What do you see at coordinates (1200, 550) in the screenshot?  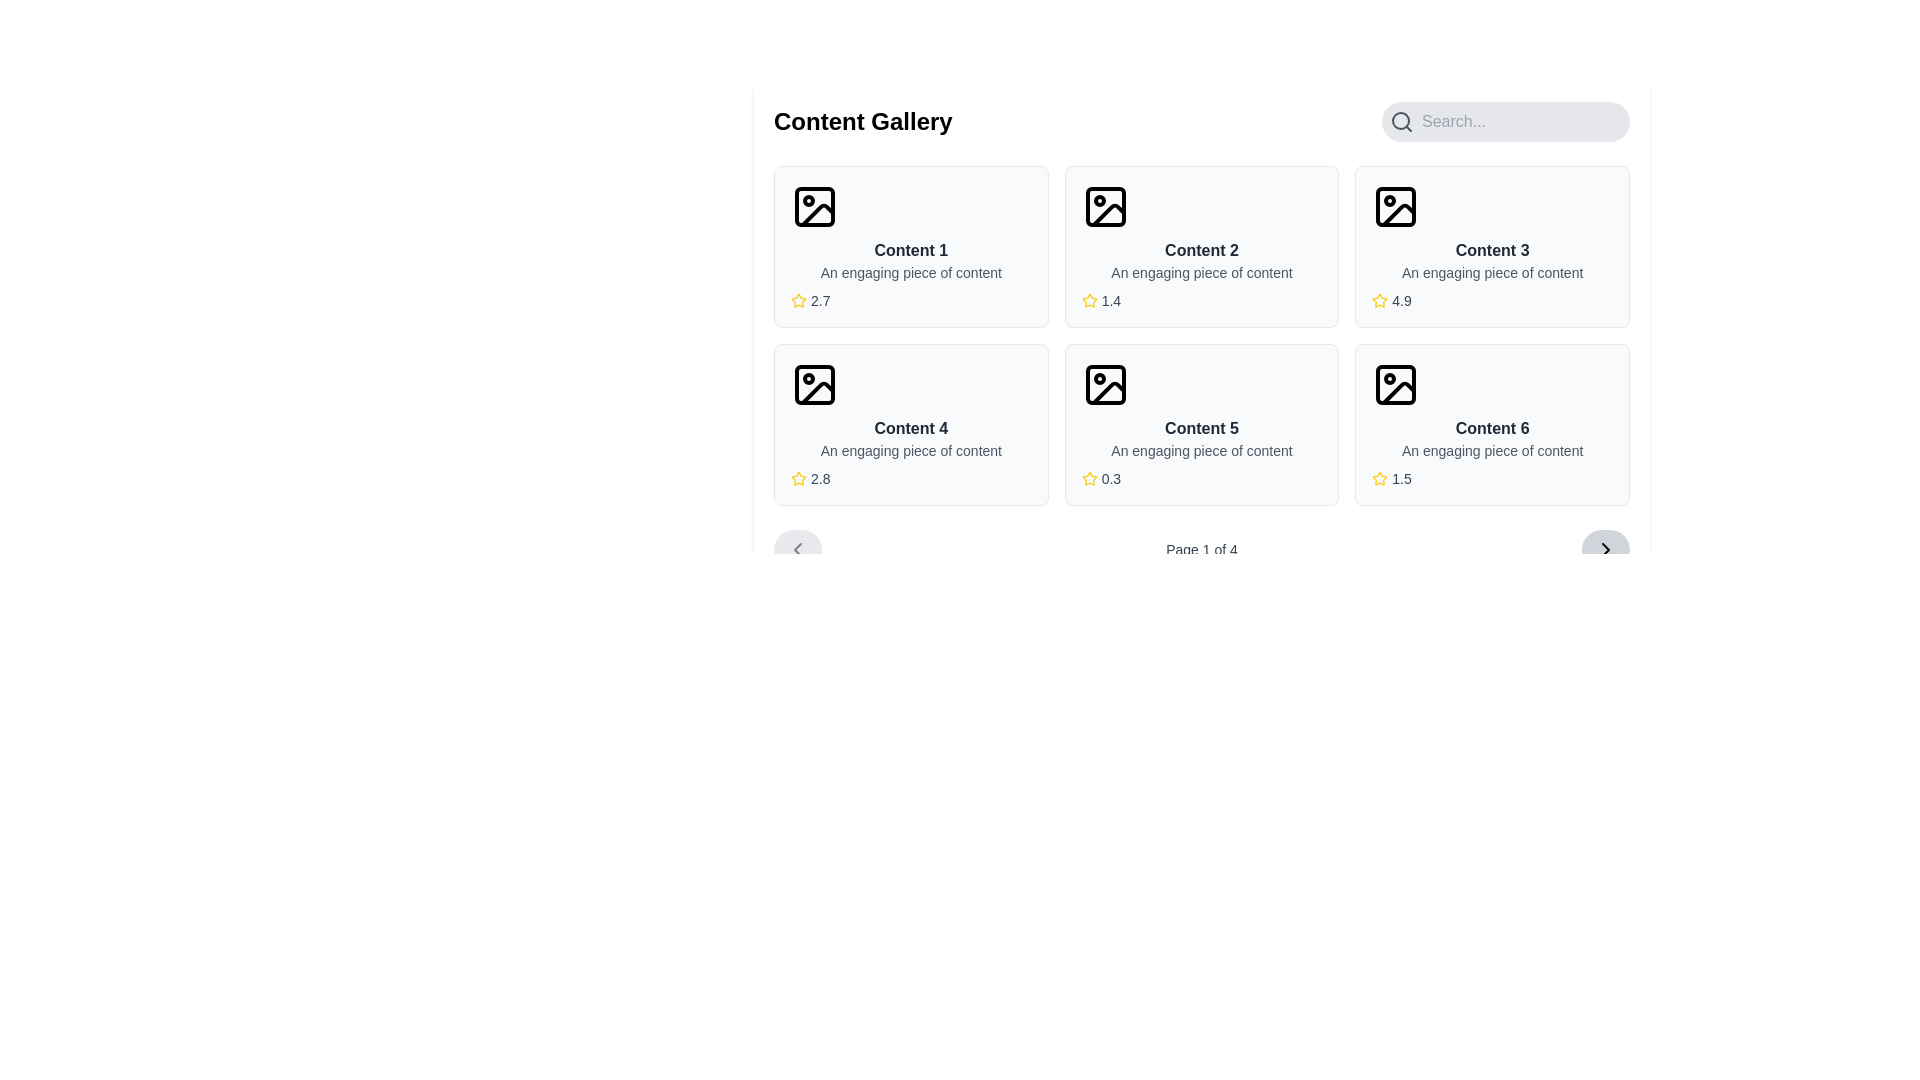 I see `the informational text label displaying 'Page 1 of 4', located at the center of the navigation section` at bounding box center [1200, 550].